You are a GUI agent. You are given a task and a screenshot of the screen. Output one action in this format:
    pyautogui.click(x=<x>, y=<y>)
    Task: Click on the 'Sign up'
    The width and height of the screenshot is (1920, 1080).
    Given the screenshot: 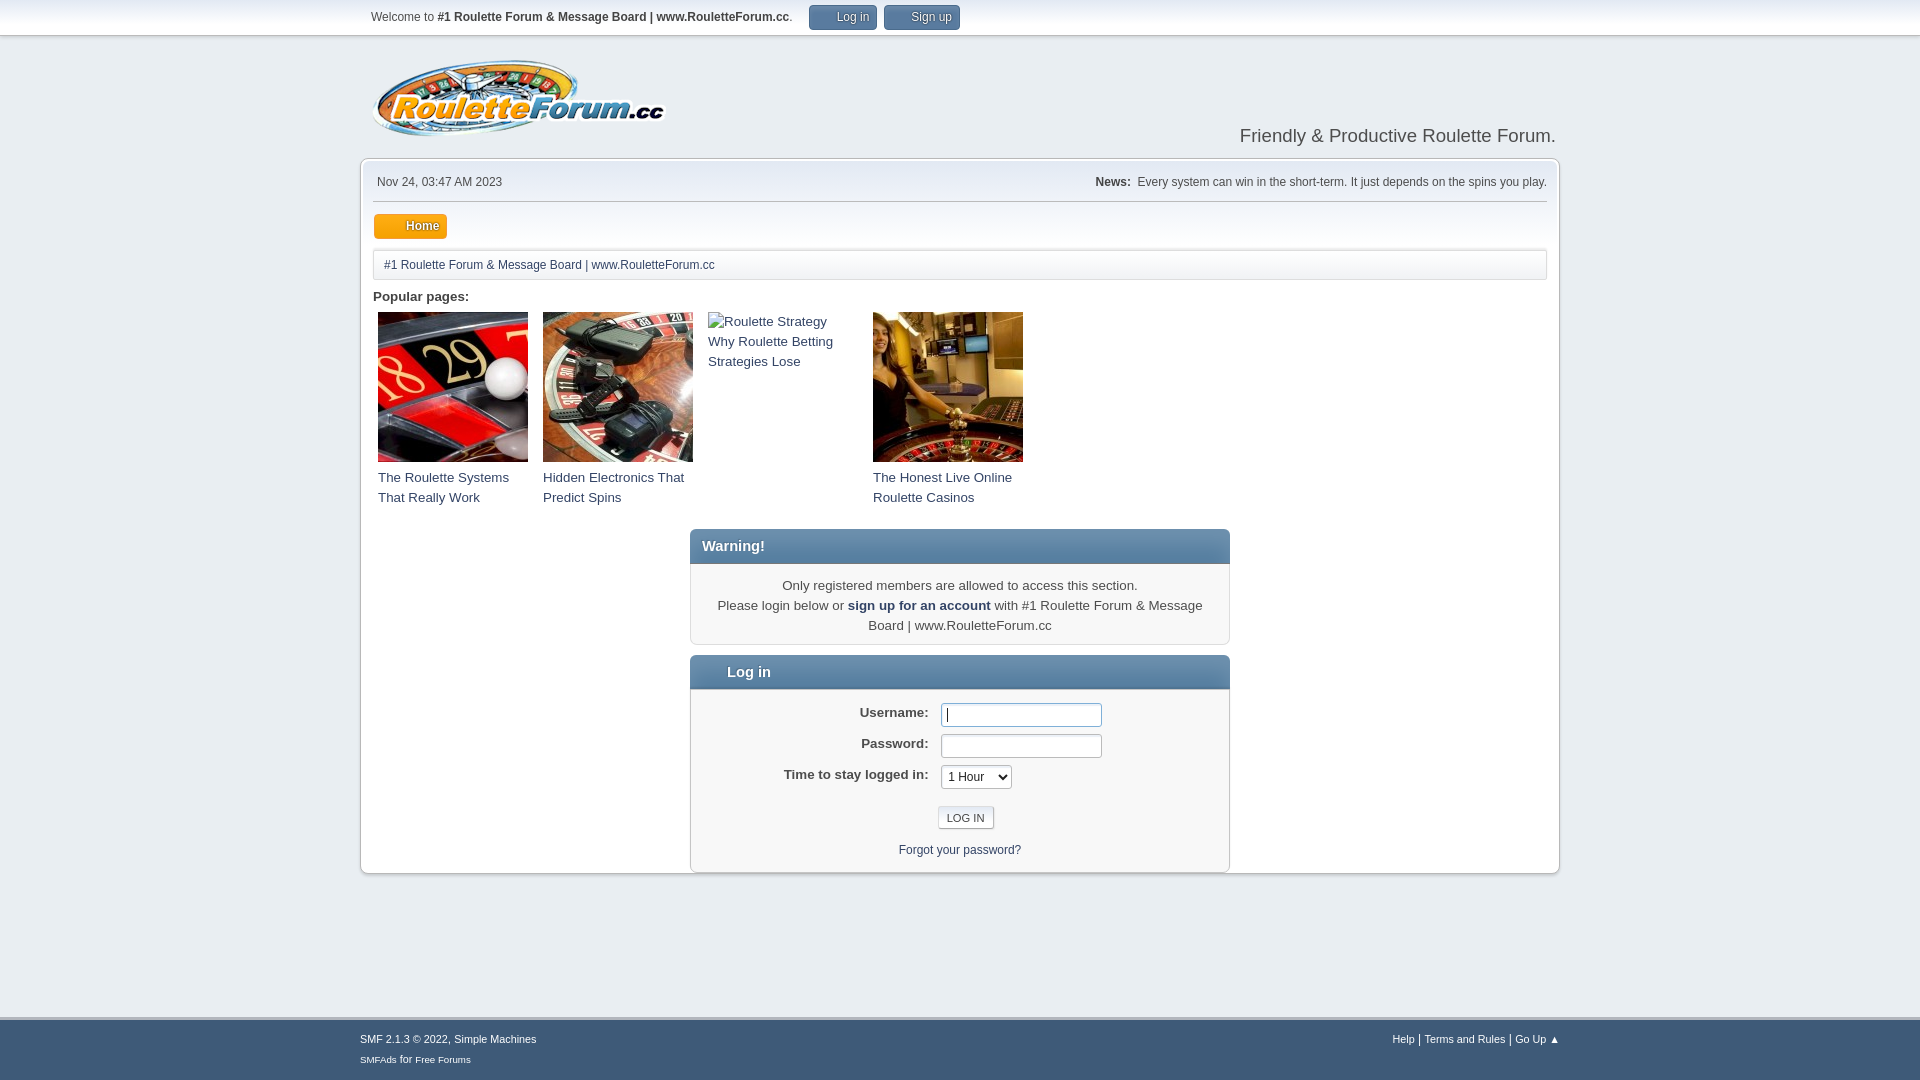 What is the action you would take?
    pyautogui.click(x=920, y=17)
    